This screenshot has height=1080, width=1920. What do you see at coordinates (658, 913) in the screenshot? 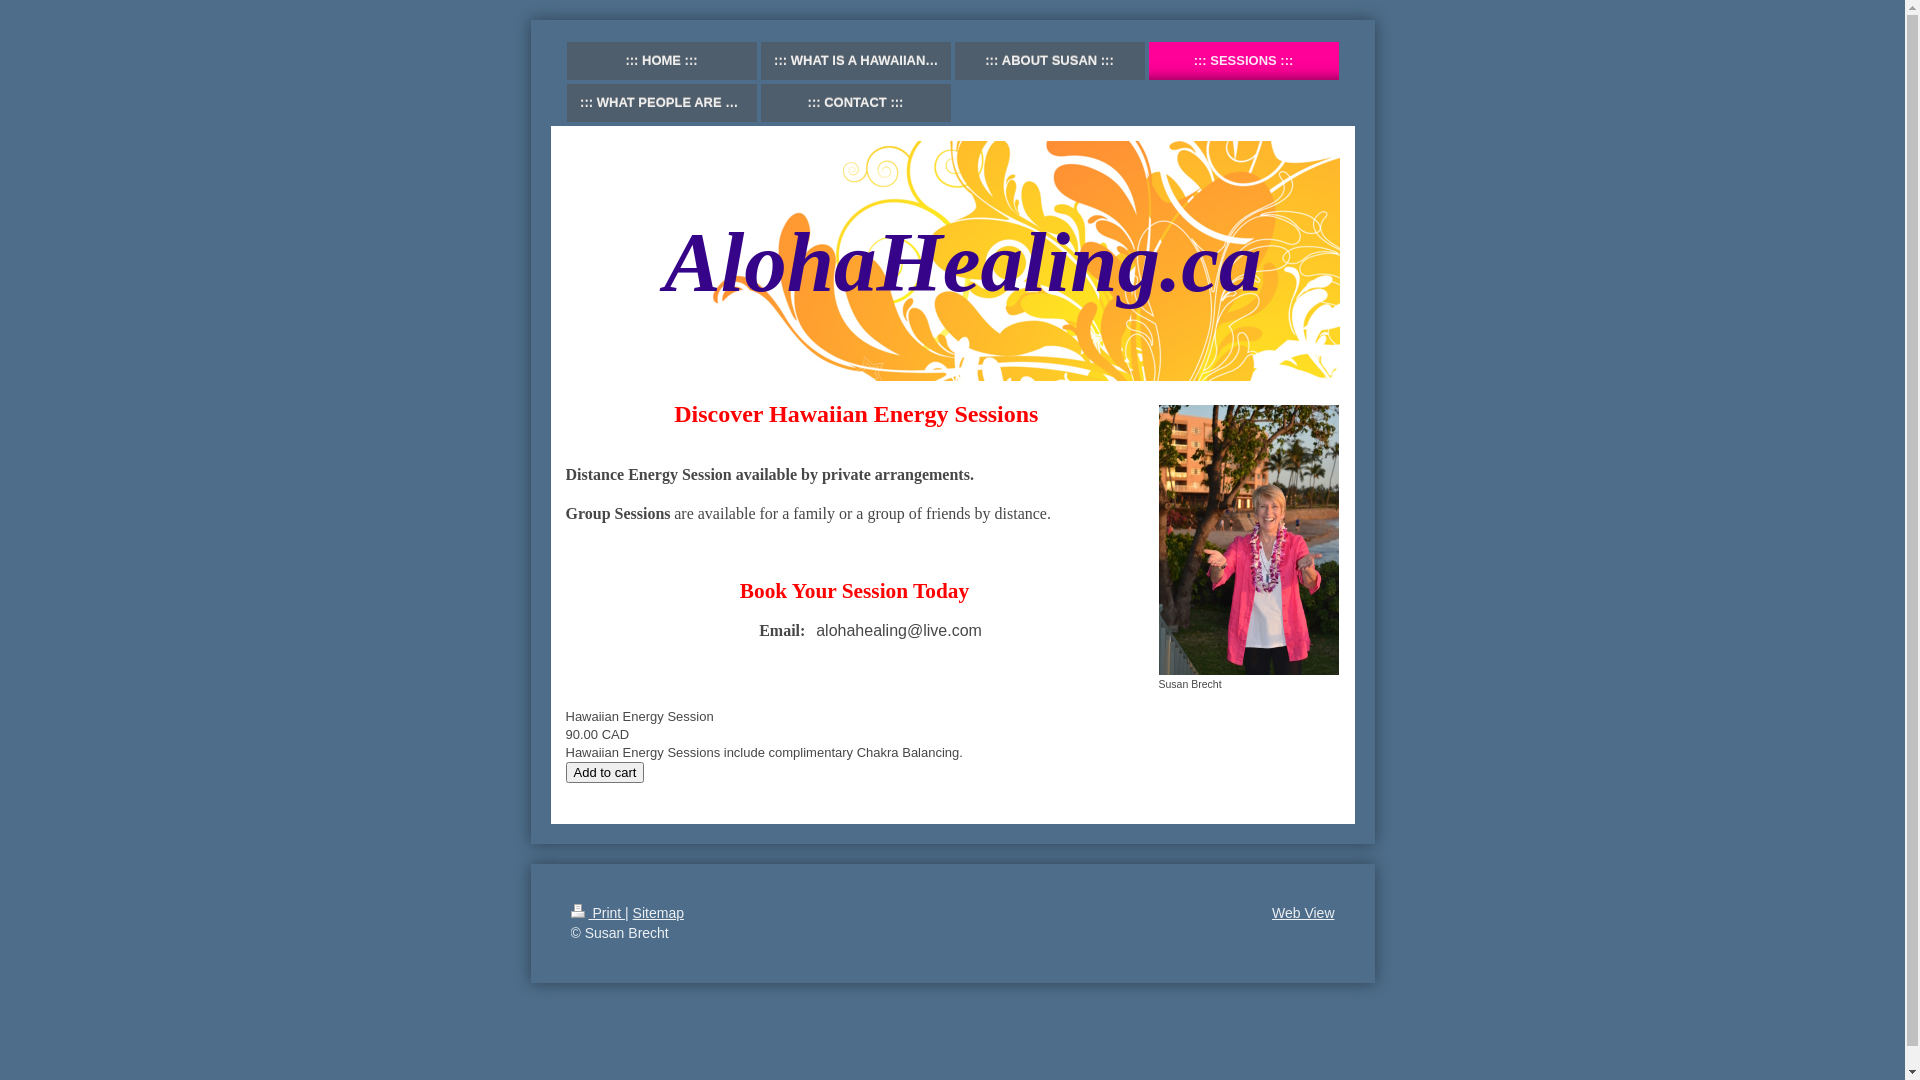
I see `'Sitemap'` at bounding box center [658, 913].